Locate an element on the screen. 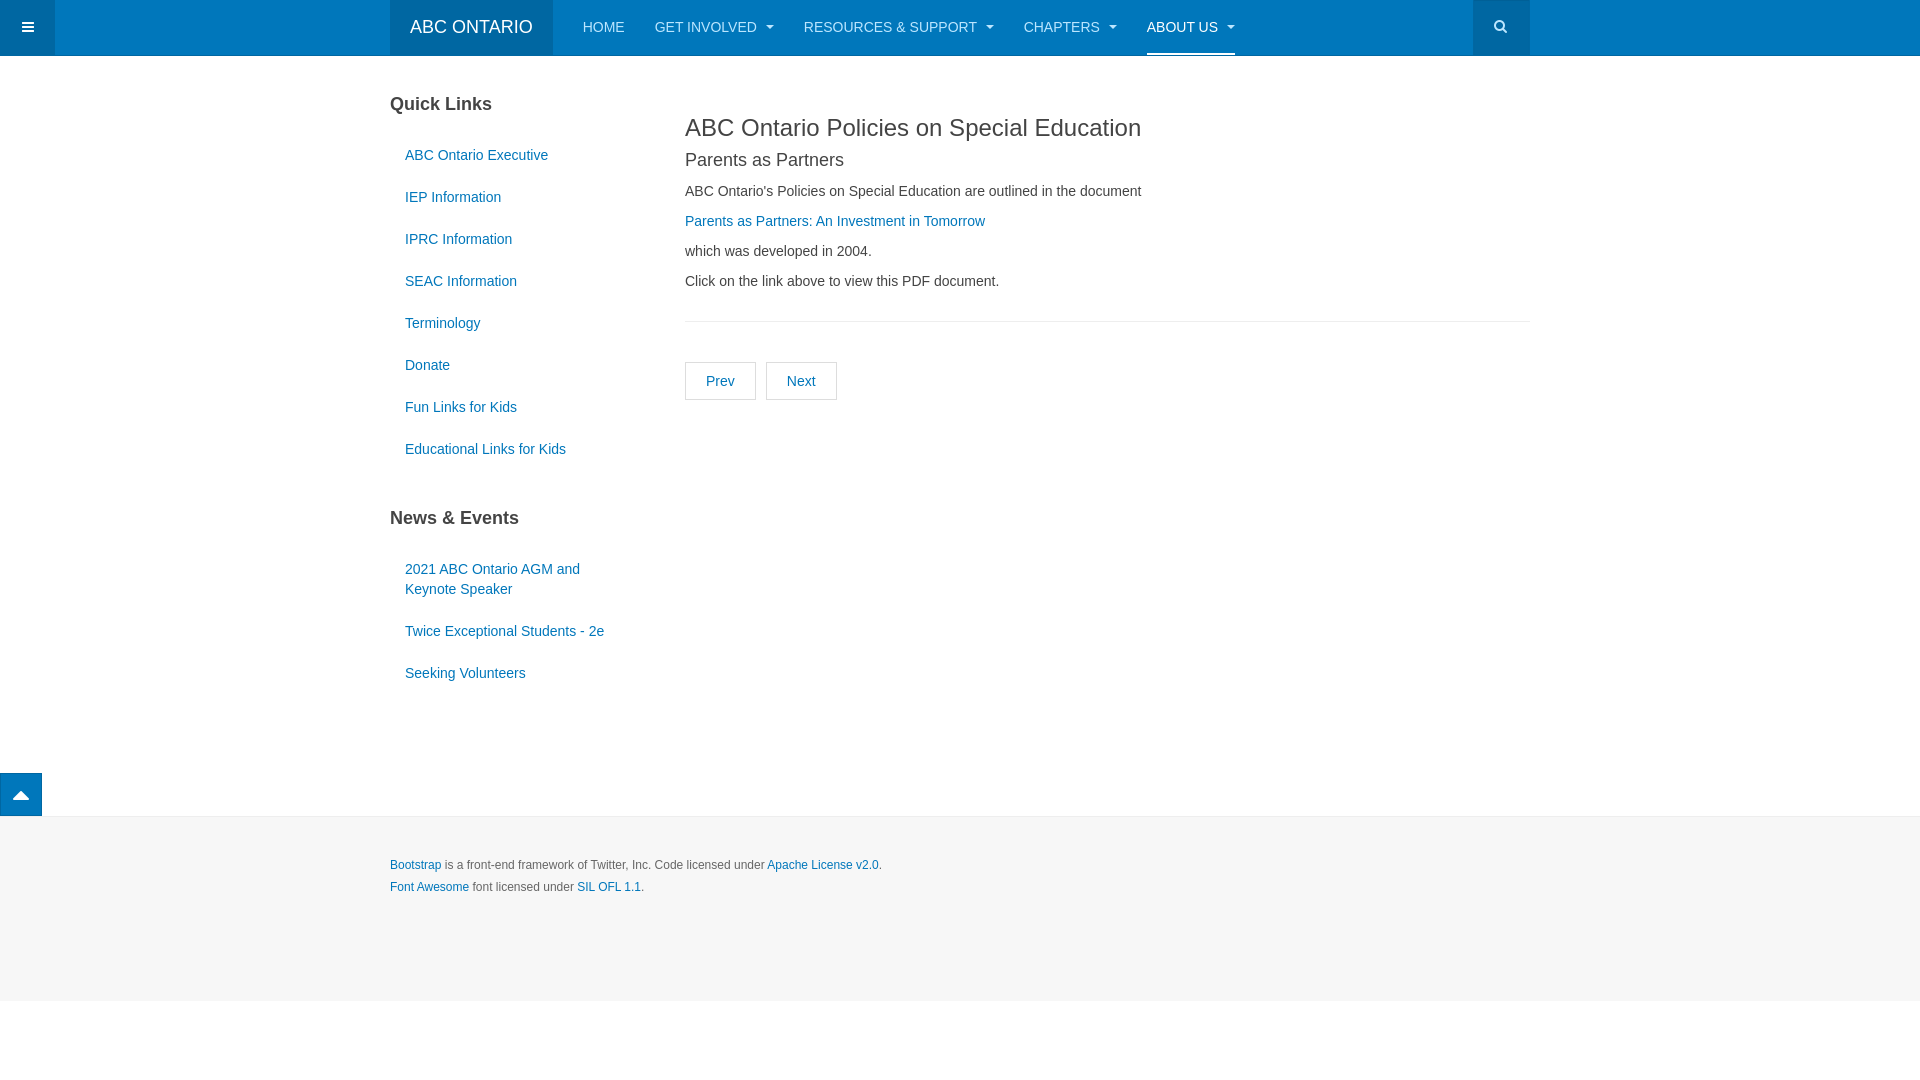  'Next' is located at coordinates (801, 381).